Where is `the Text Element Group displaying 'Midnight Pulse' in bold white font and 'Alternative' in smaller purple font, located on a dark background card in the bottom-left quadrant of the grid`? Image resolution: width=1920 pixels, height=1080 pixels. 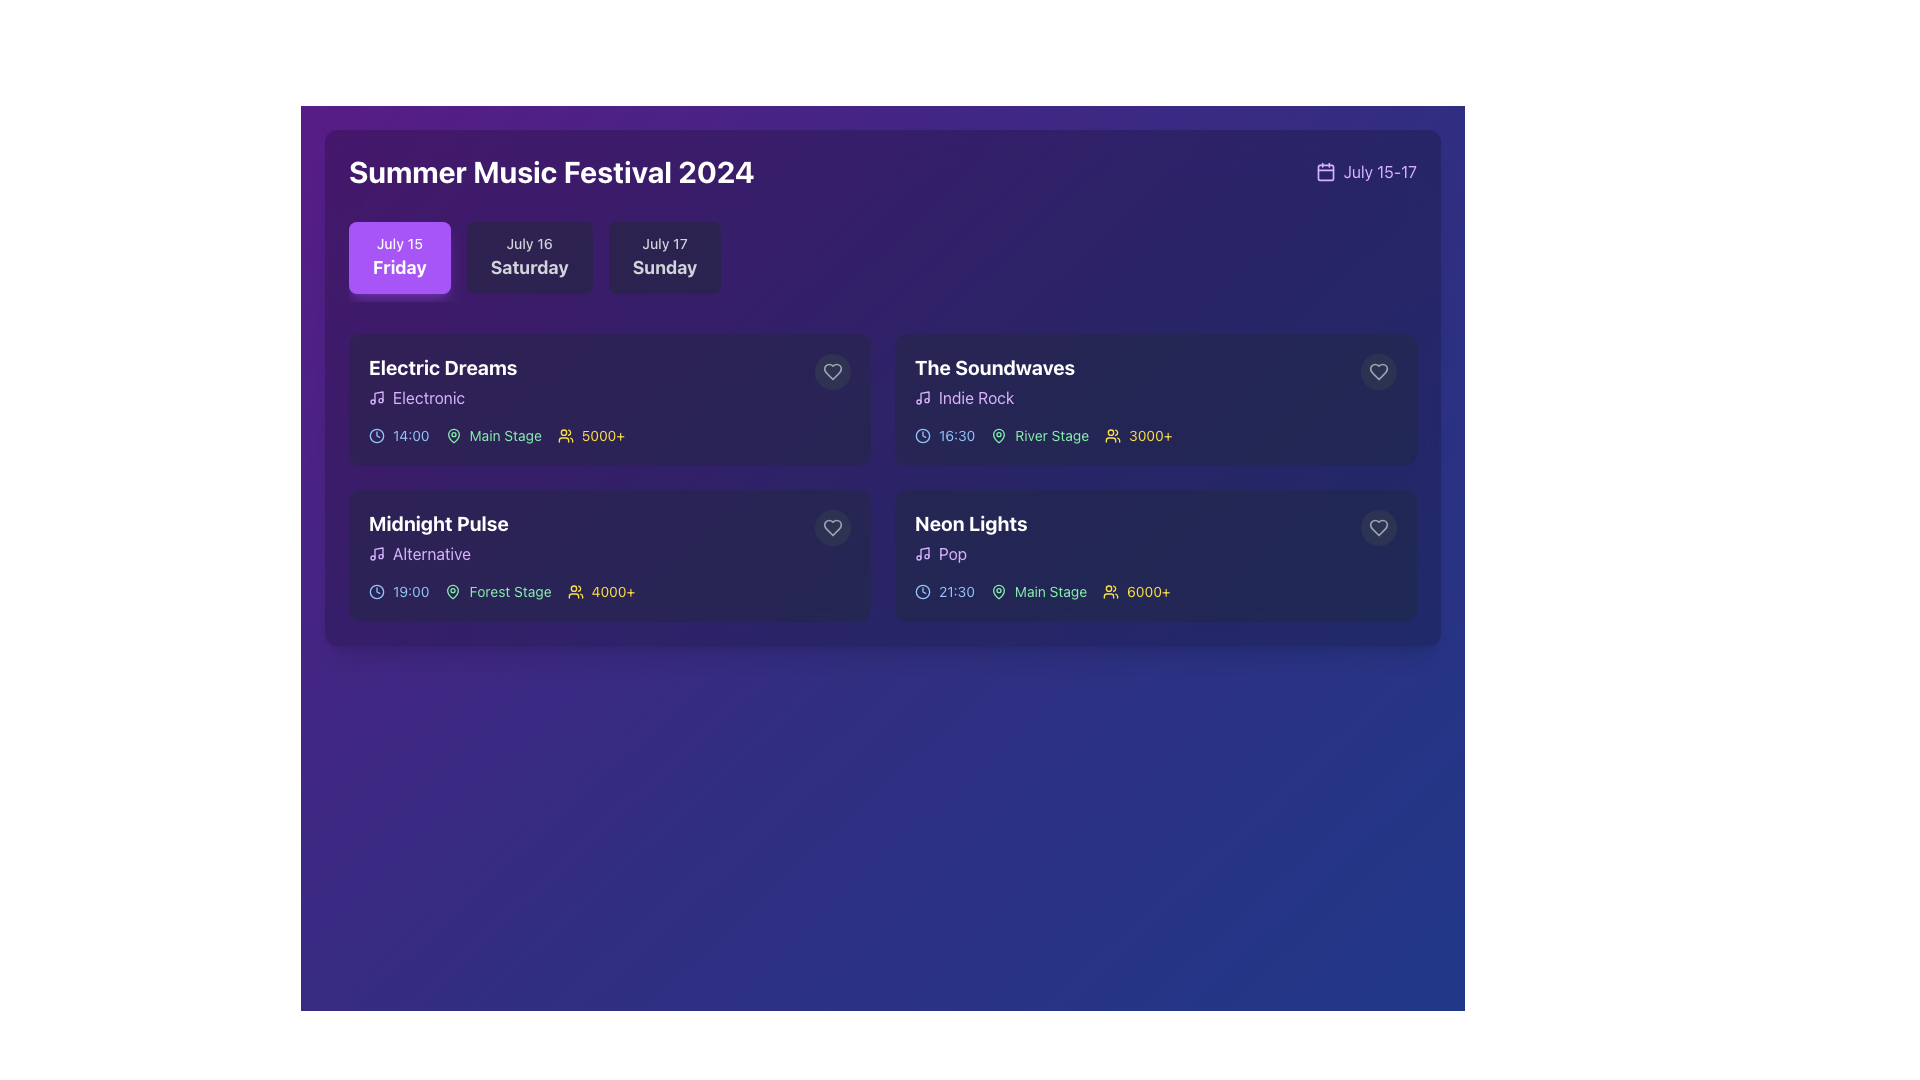 the Text Element Group displaying 'Midnight Pulse' in bold white font and 'Alternative' in smaller purple font, located on a dark background card in the bottom-left quadrant of the grid is located at coordinates (437, 536).